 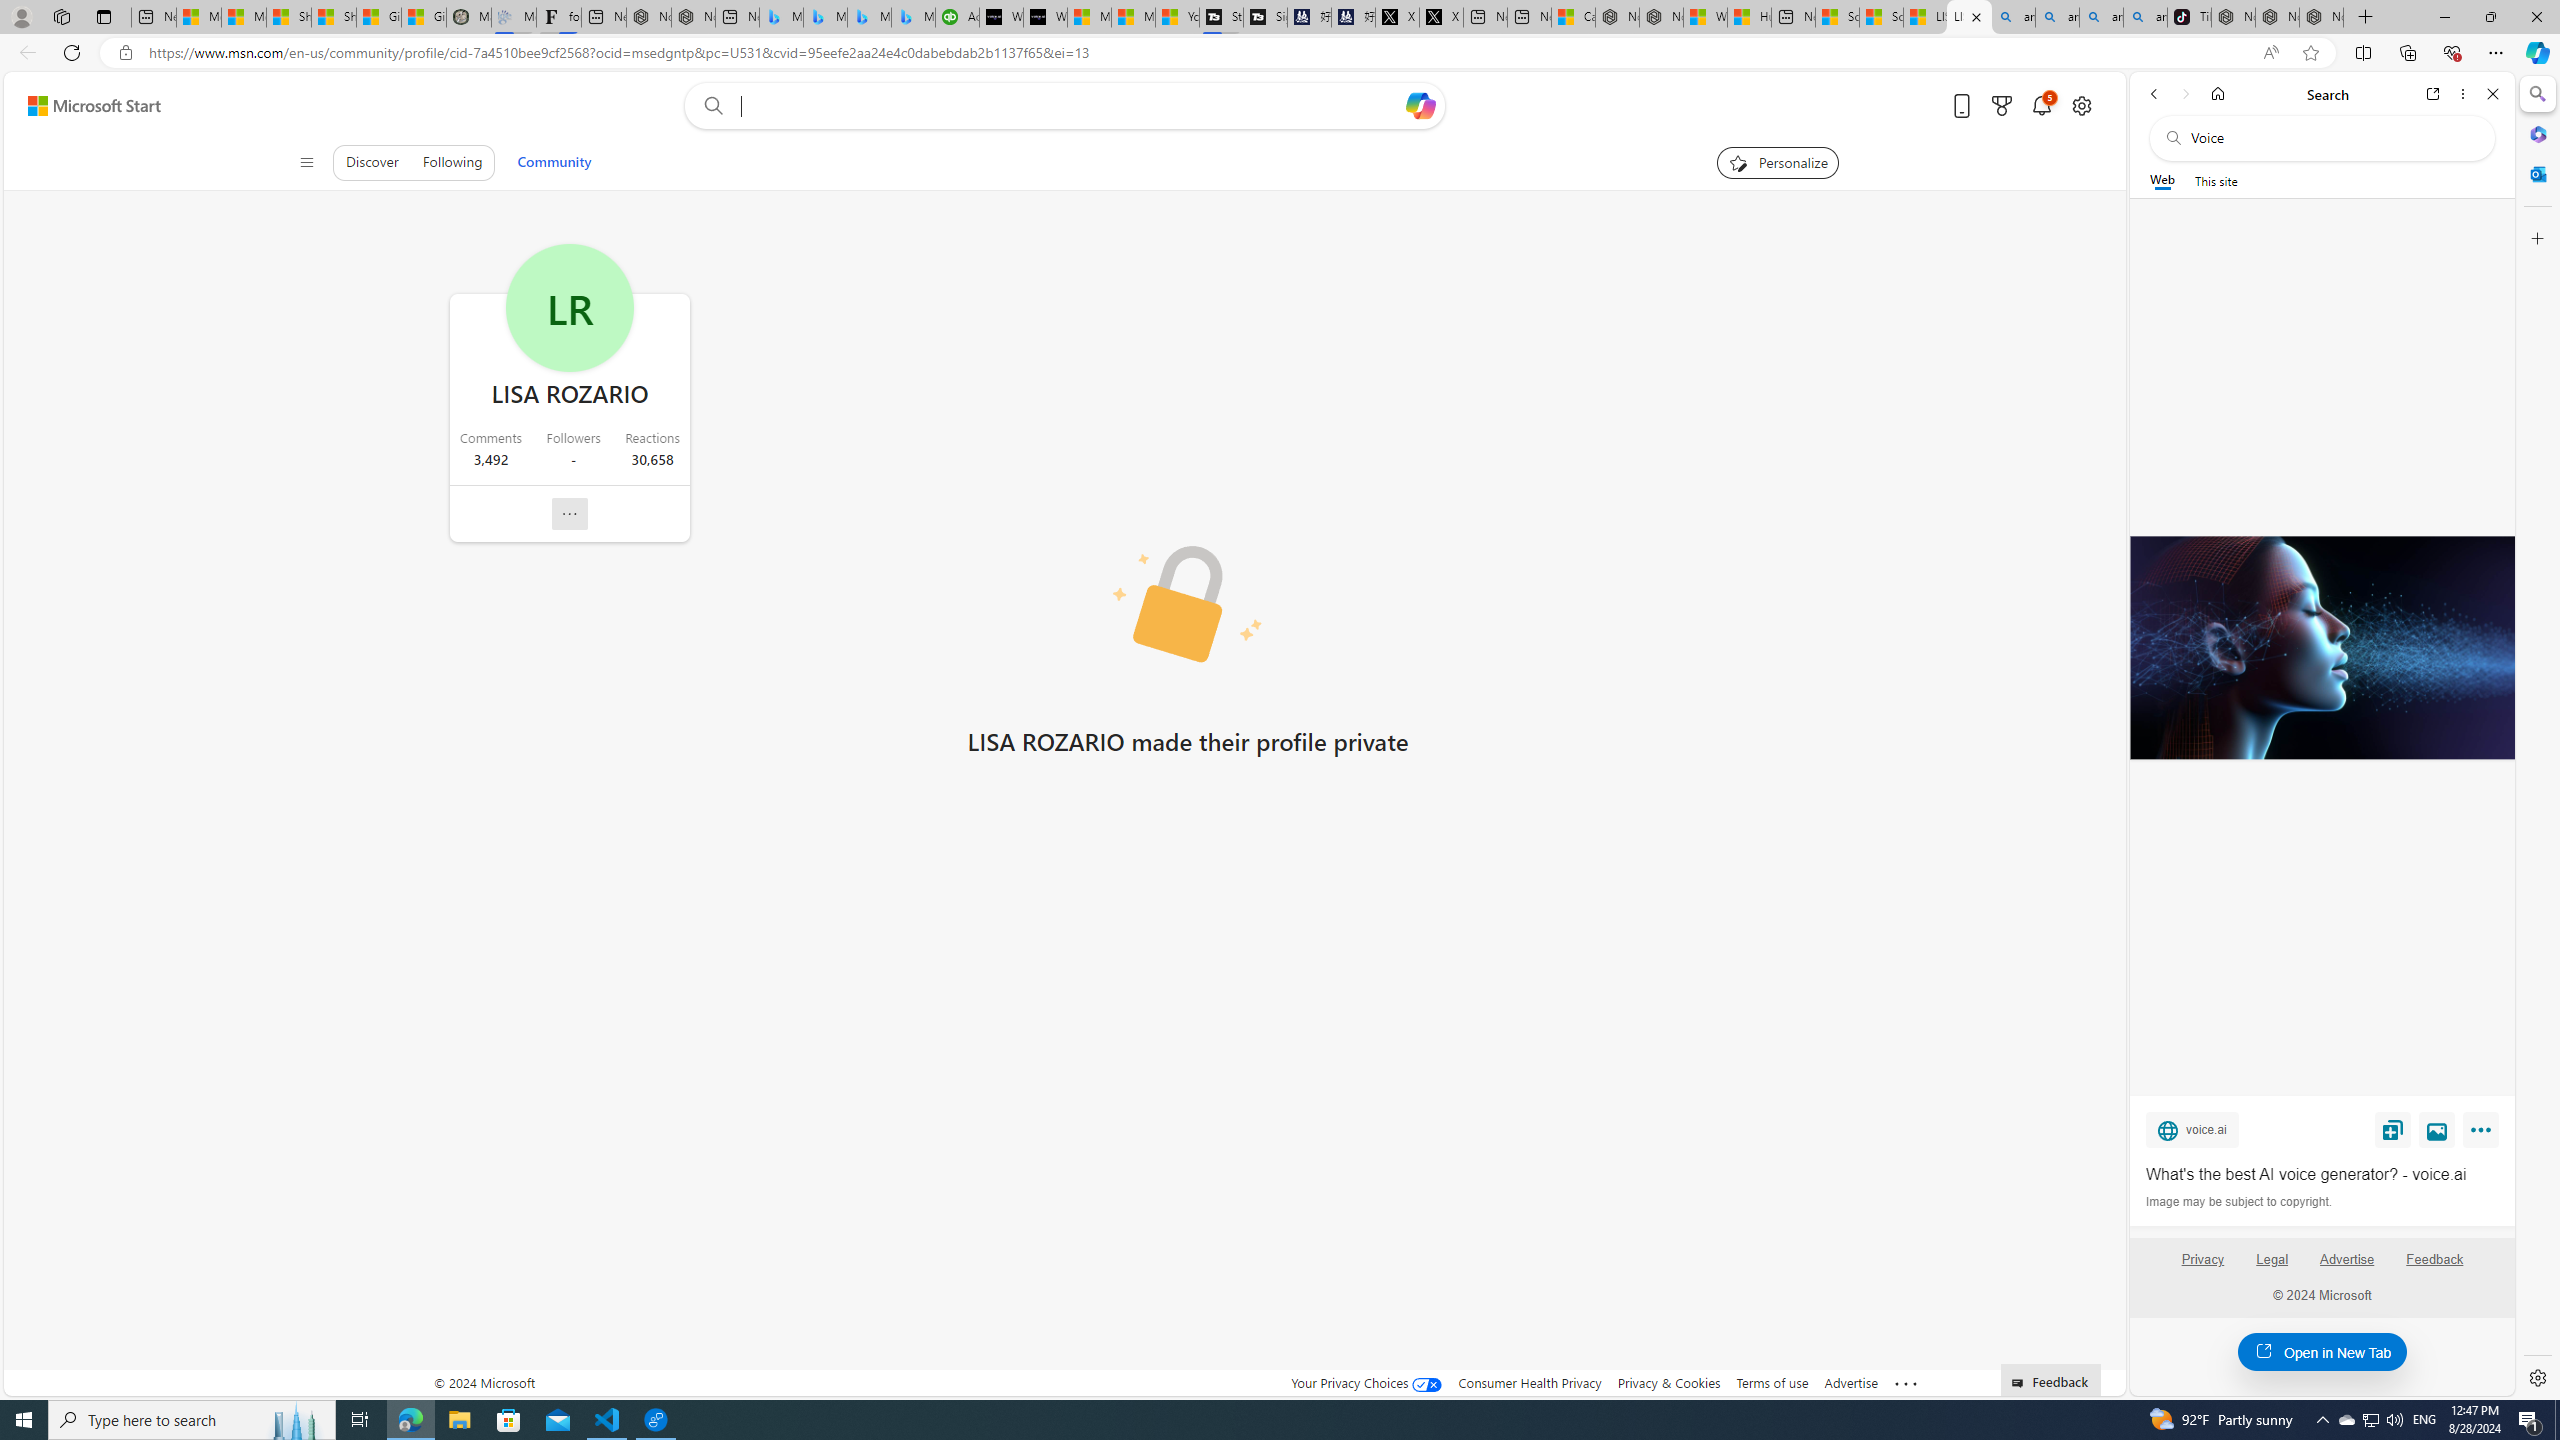 I want to click on 'voice.ai', so click(x=2192, y=1129).